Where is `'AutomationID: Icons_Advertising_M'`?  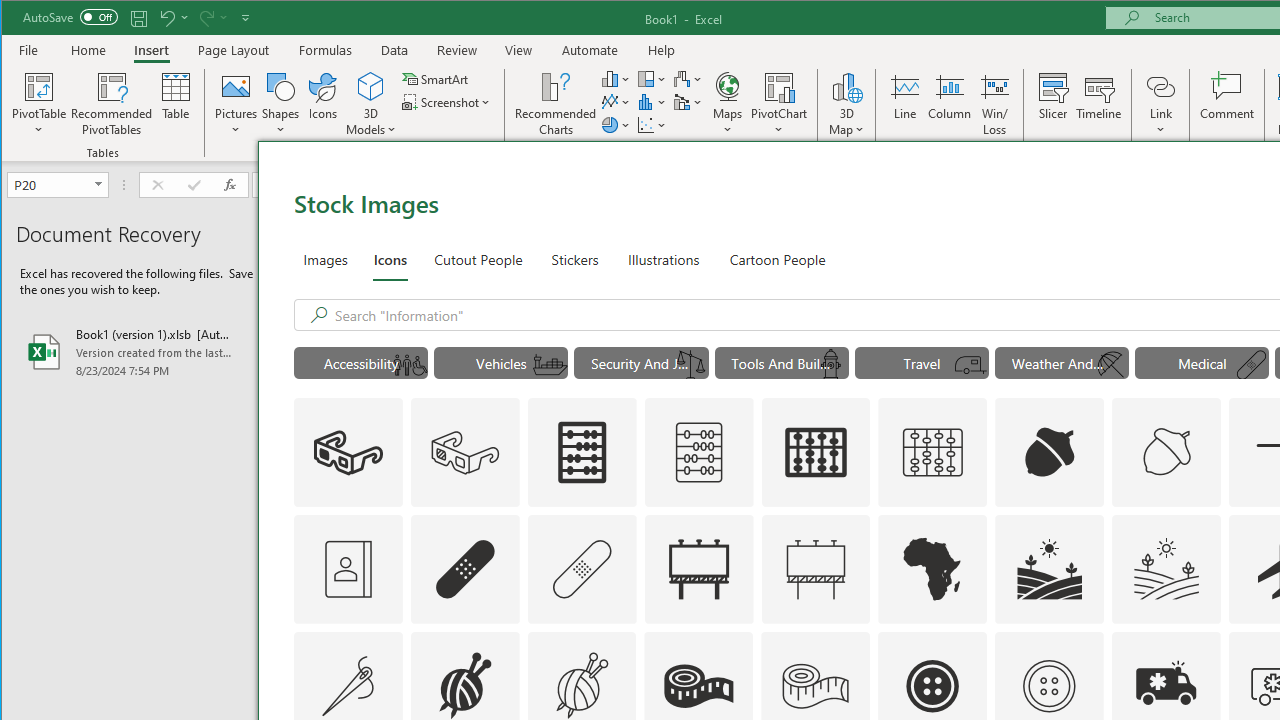
'AutomationID: Icons_Advertising_M' is located at coordinates (816, 568).